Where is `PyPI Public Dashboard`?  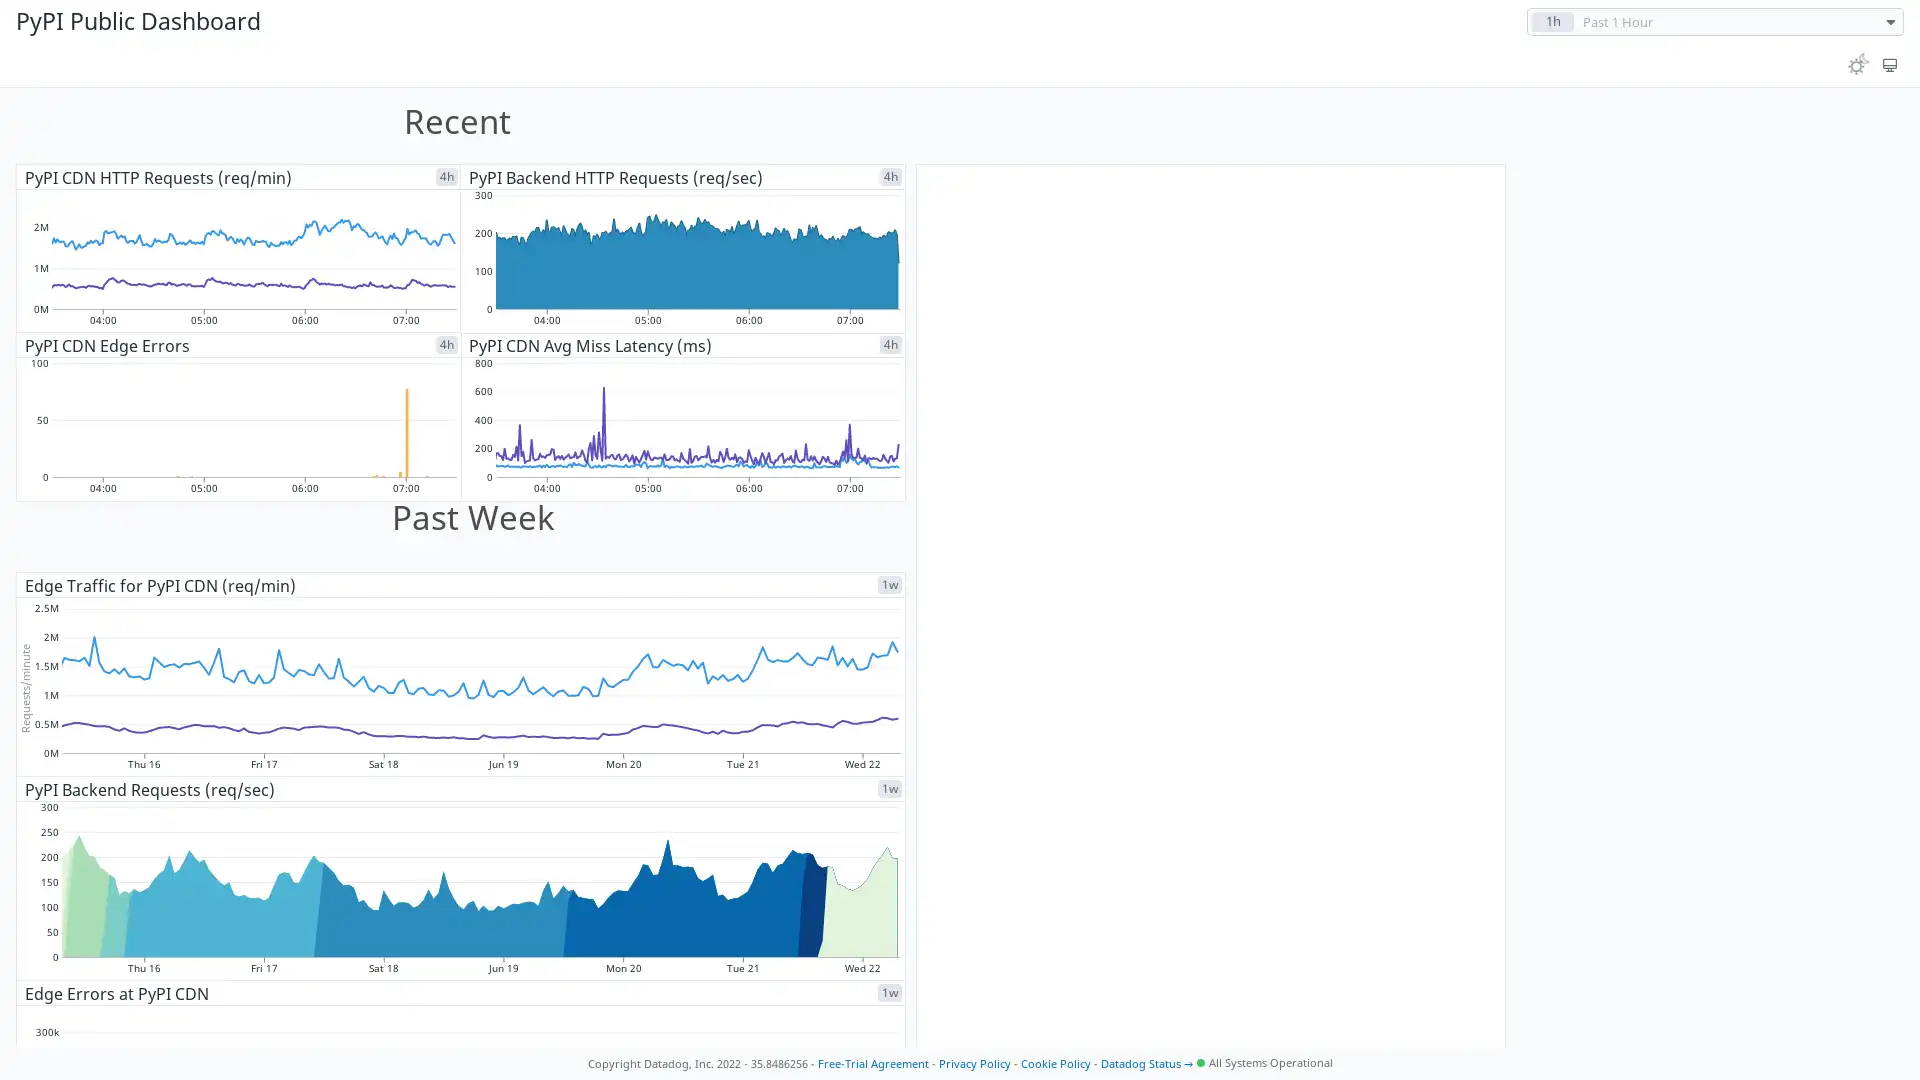 PyPI Public Dashboard is located at coordinates (141, 20).